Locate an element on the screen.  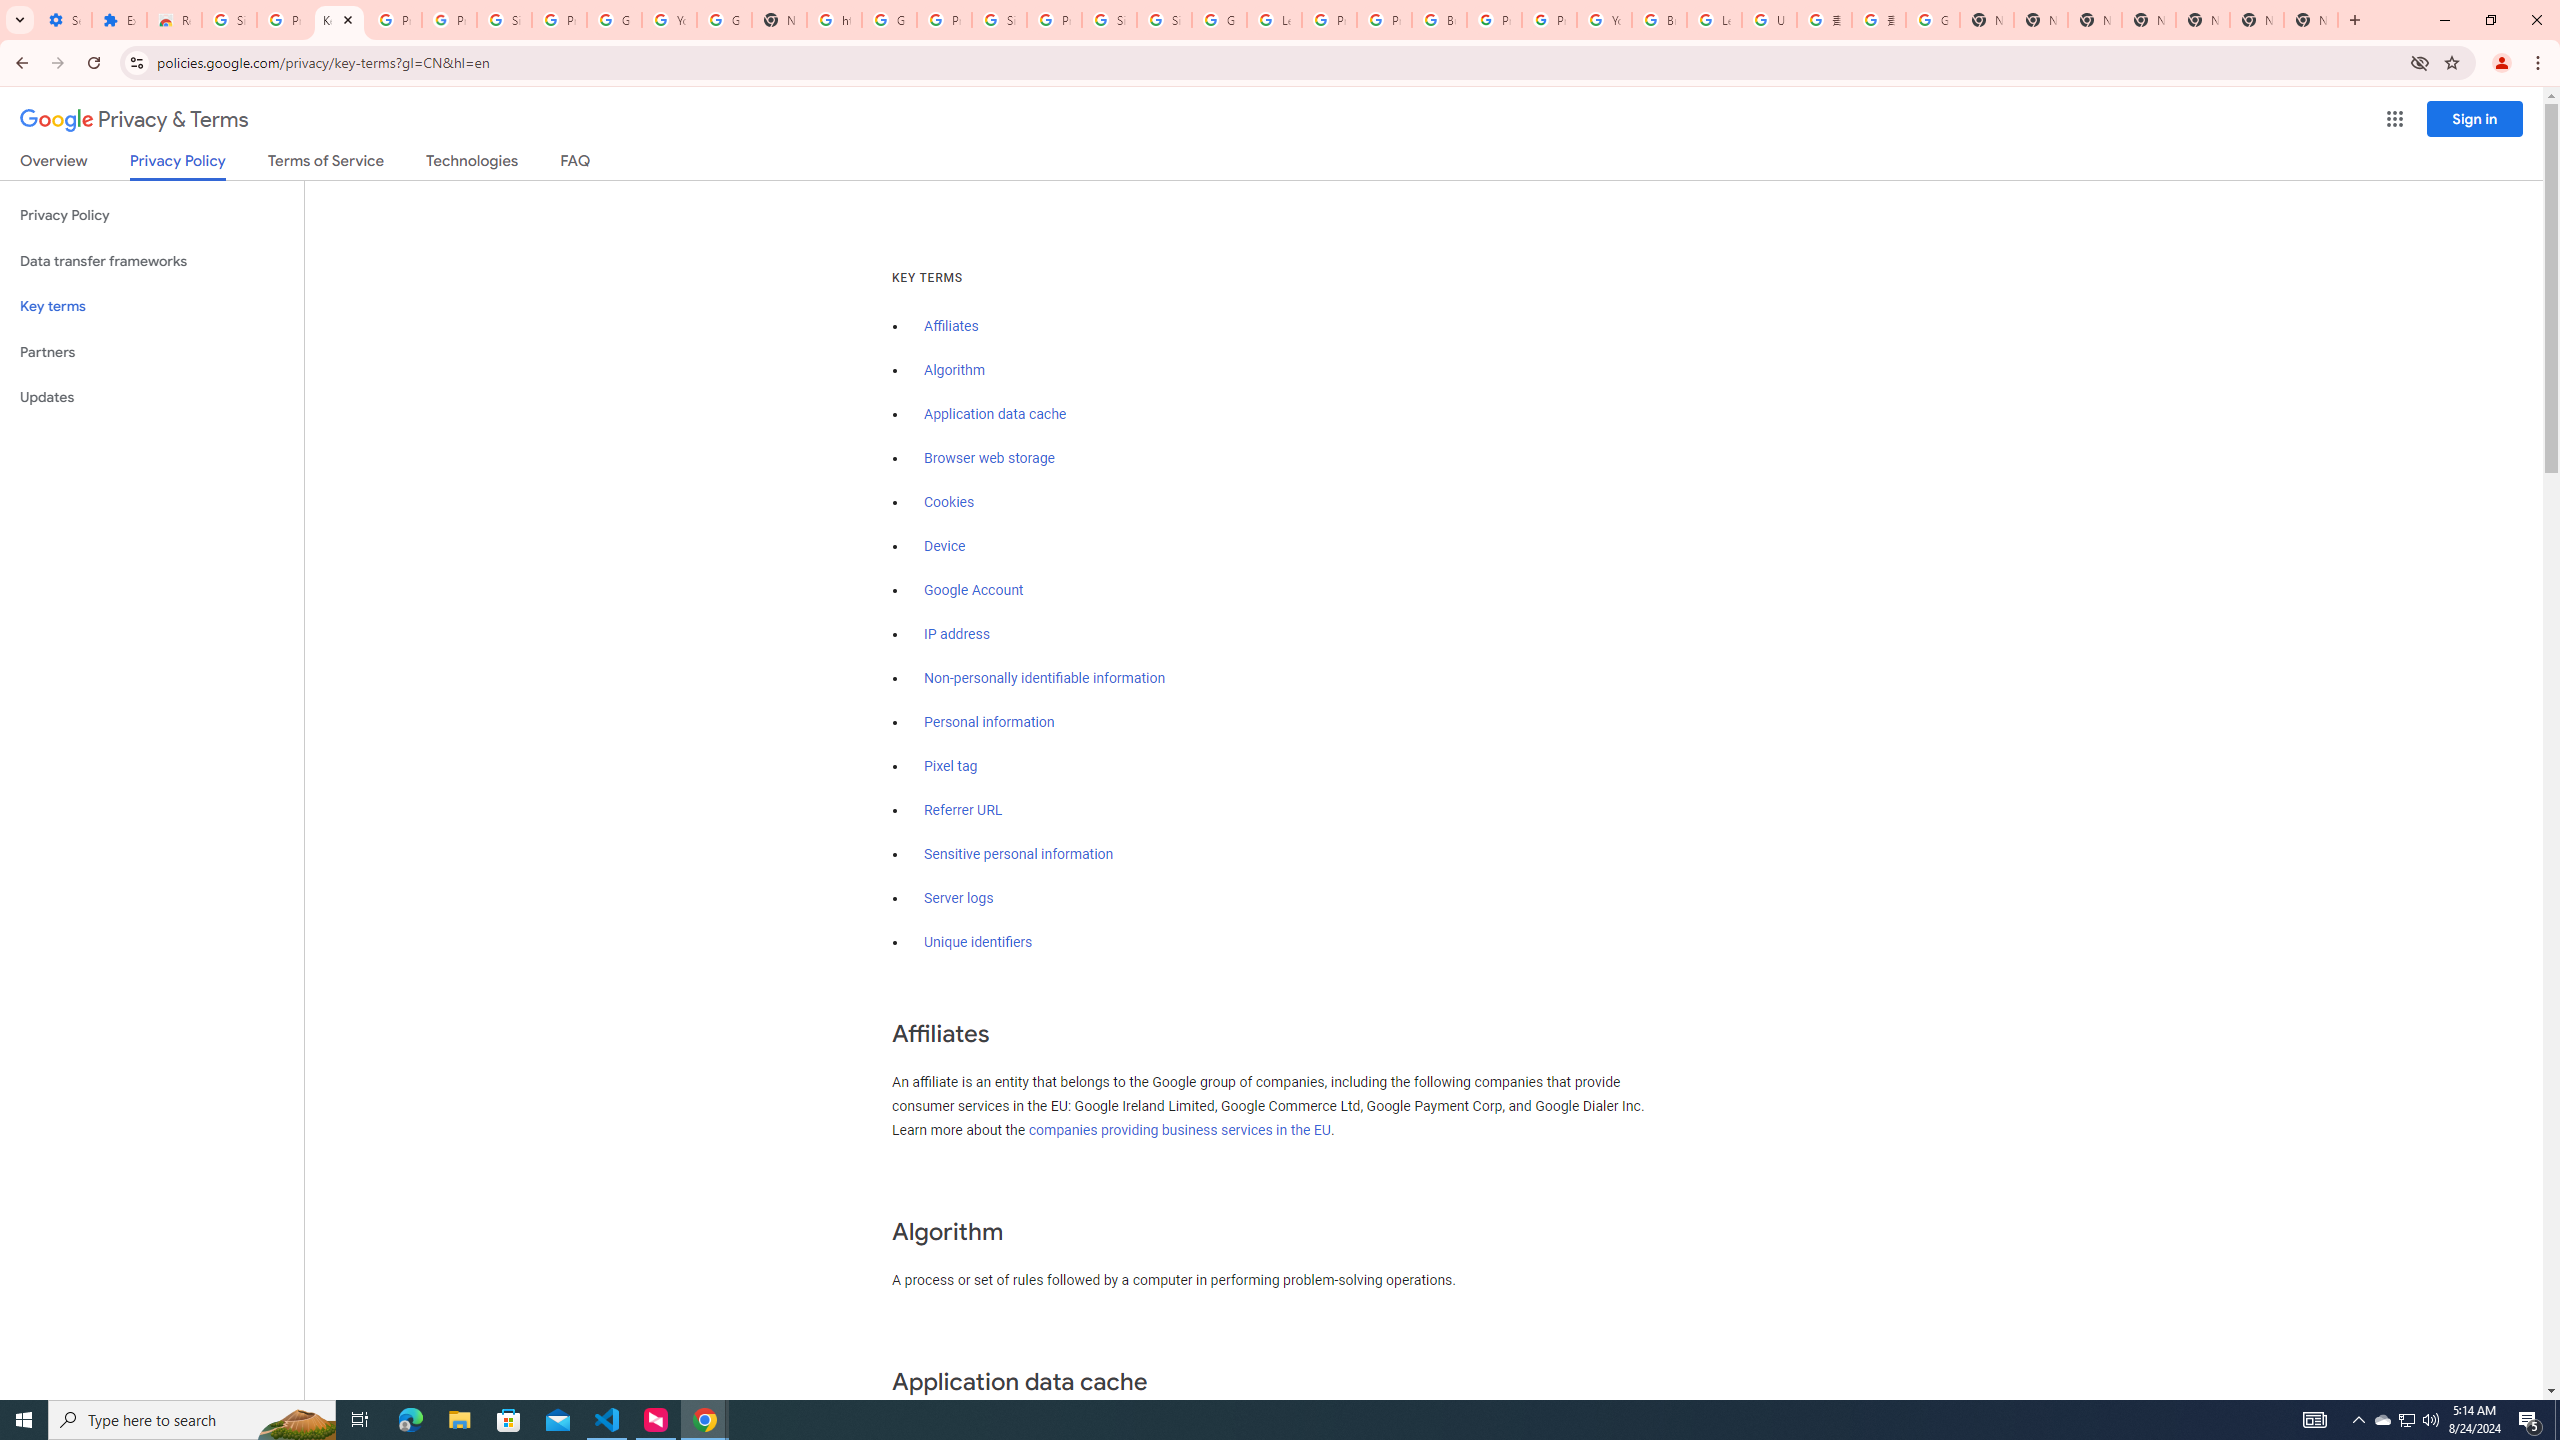
'Algorithm' is located at coordinates (953, 369).